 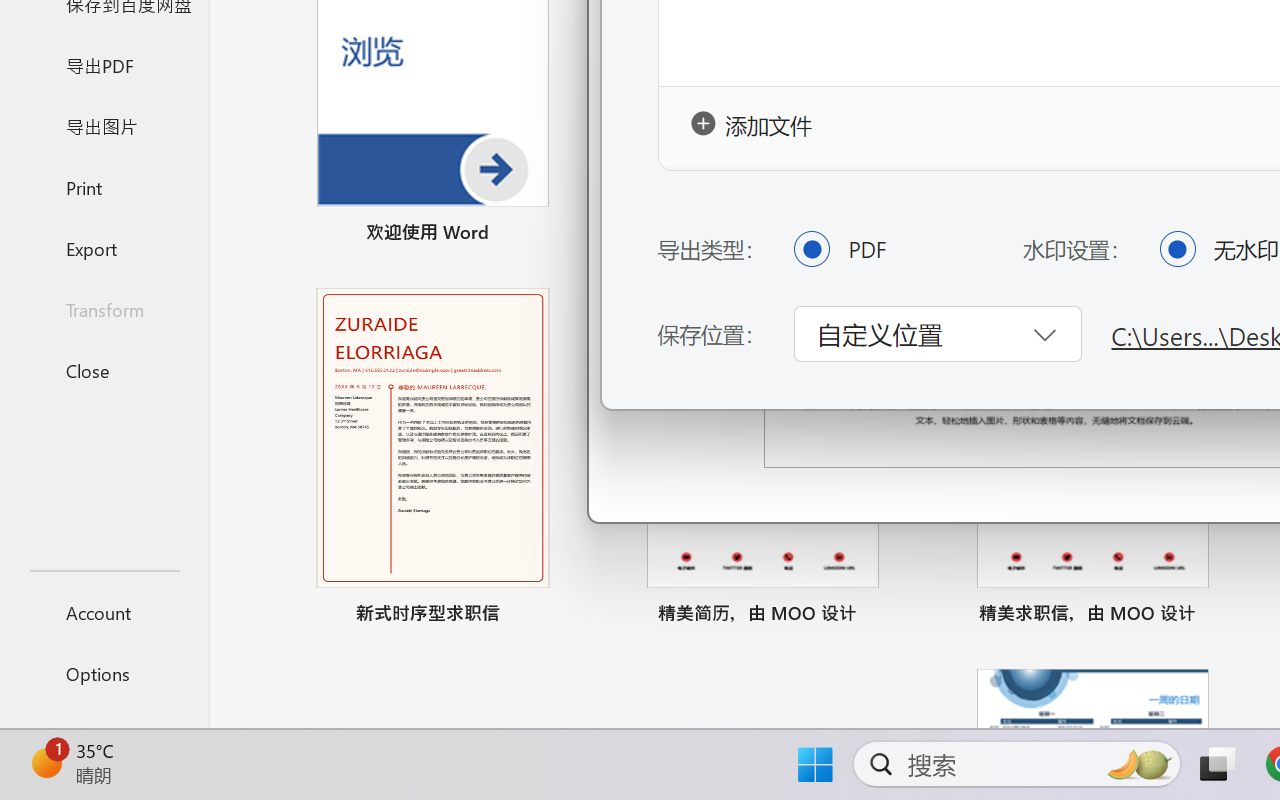 I want to click on 'Pin to list', so click(x=1222, y=616).